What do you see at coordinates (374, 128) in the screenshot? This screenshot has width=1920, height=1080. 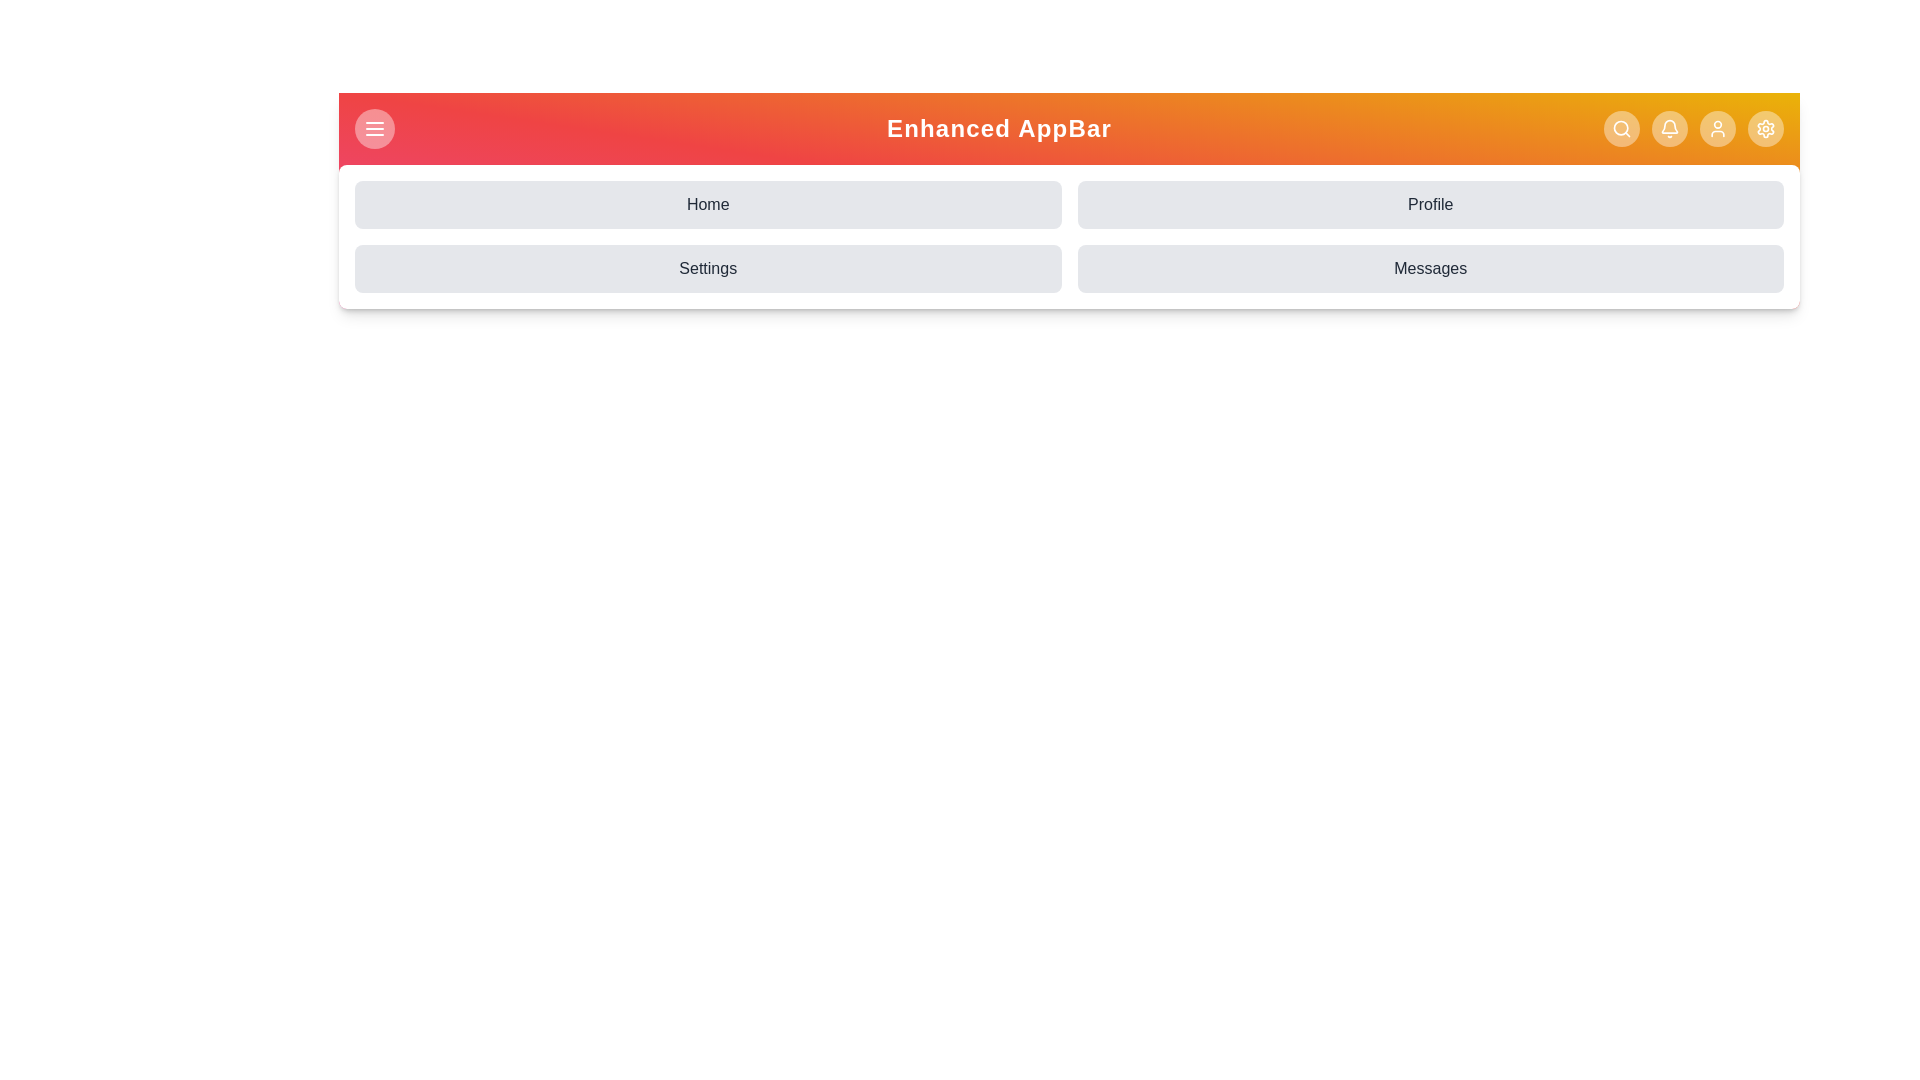 I see `the menu button to toggle the menu visibility` at bounding box center [374, 128].